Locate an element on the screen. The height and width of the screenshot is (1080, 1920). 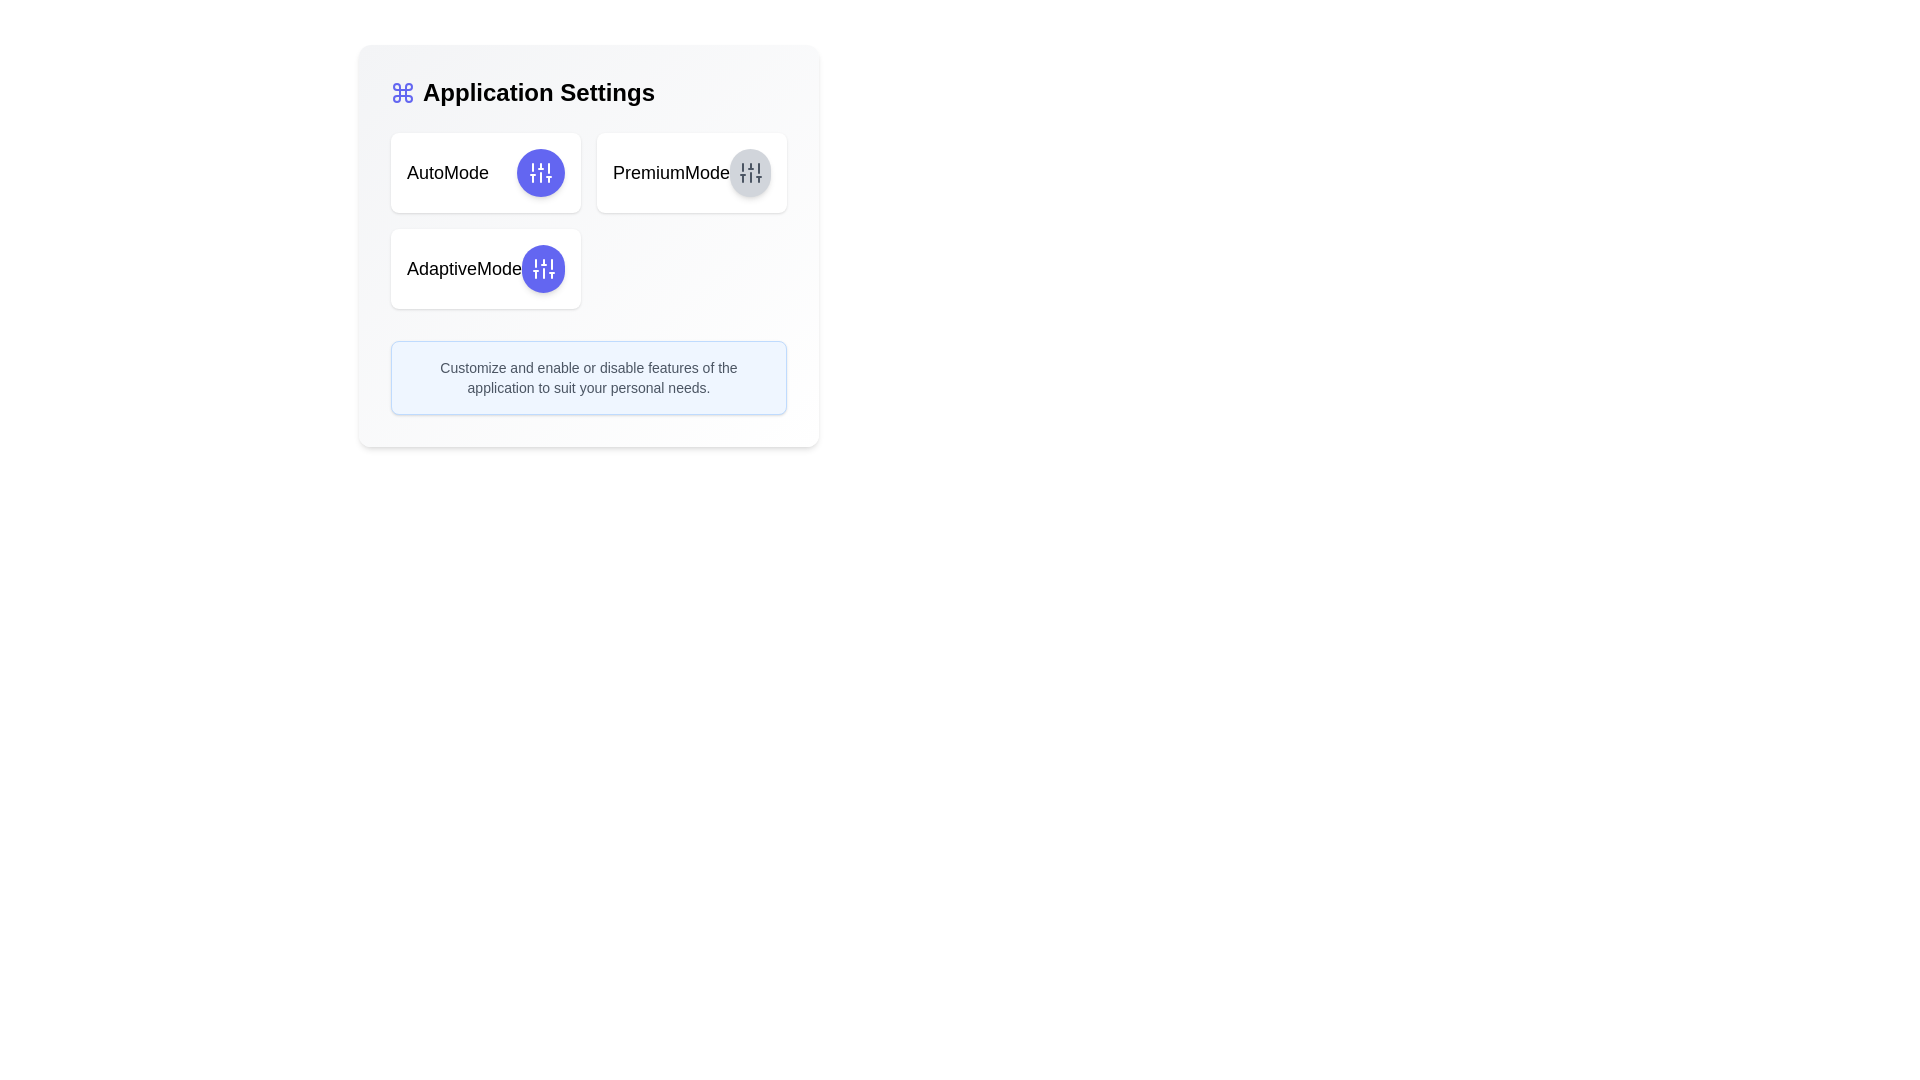
informational text that says 'Customize and enable or disable features of the application to suit your personal needs.' which is displayed in gray color within a light blue rounded rectangular panel is located at coordinates (588, 378).